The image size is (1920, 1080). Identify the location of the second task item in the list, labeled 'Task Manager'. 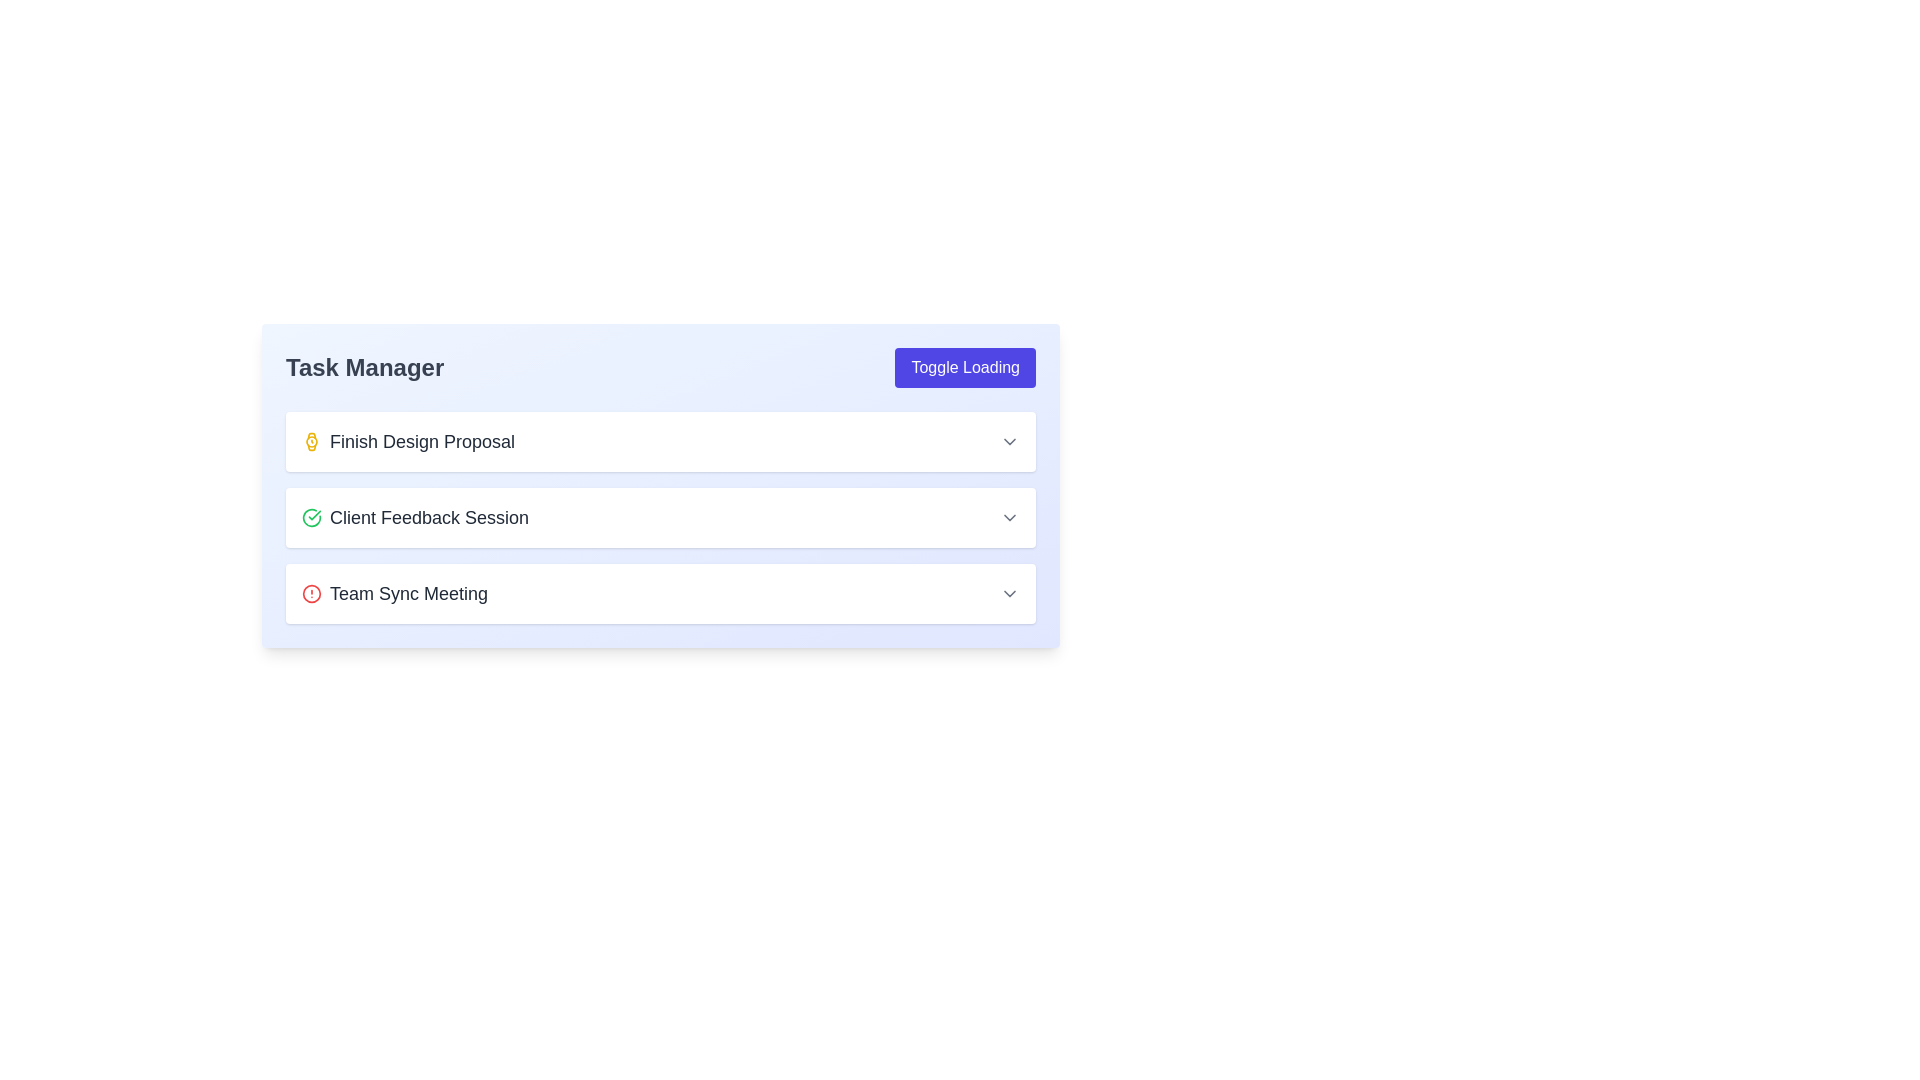
(661, 486).